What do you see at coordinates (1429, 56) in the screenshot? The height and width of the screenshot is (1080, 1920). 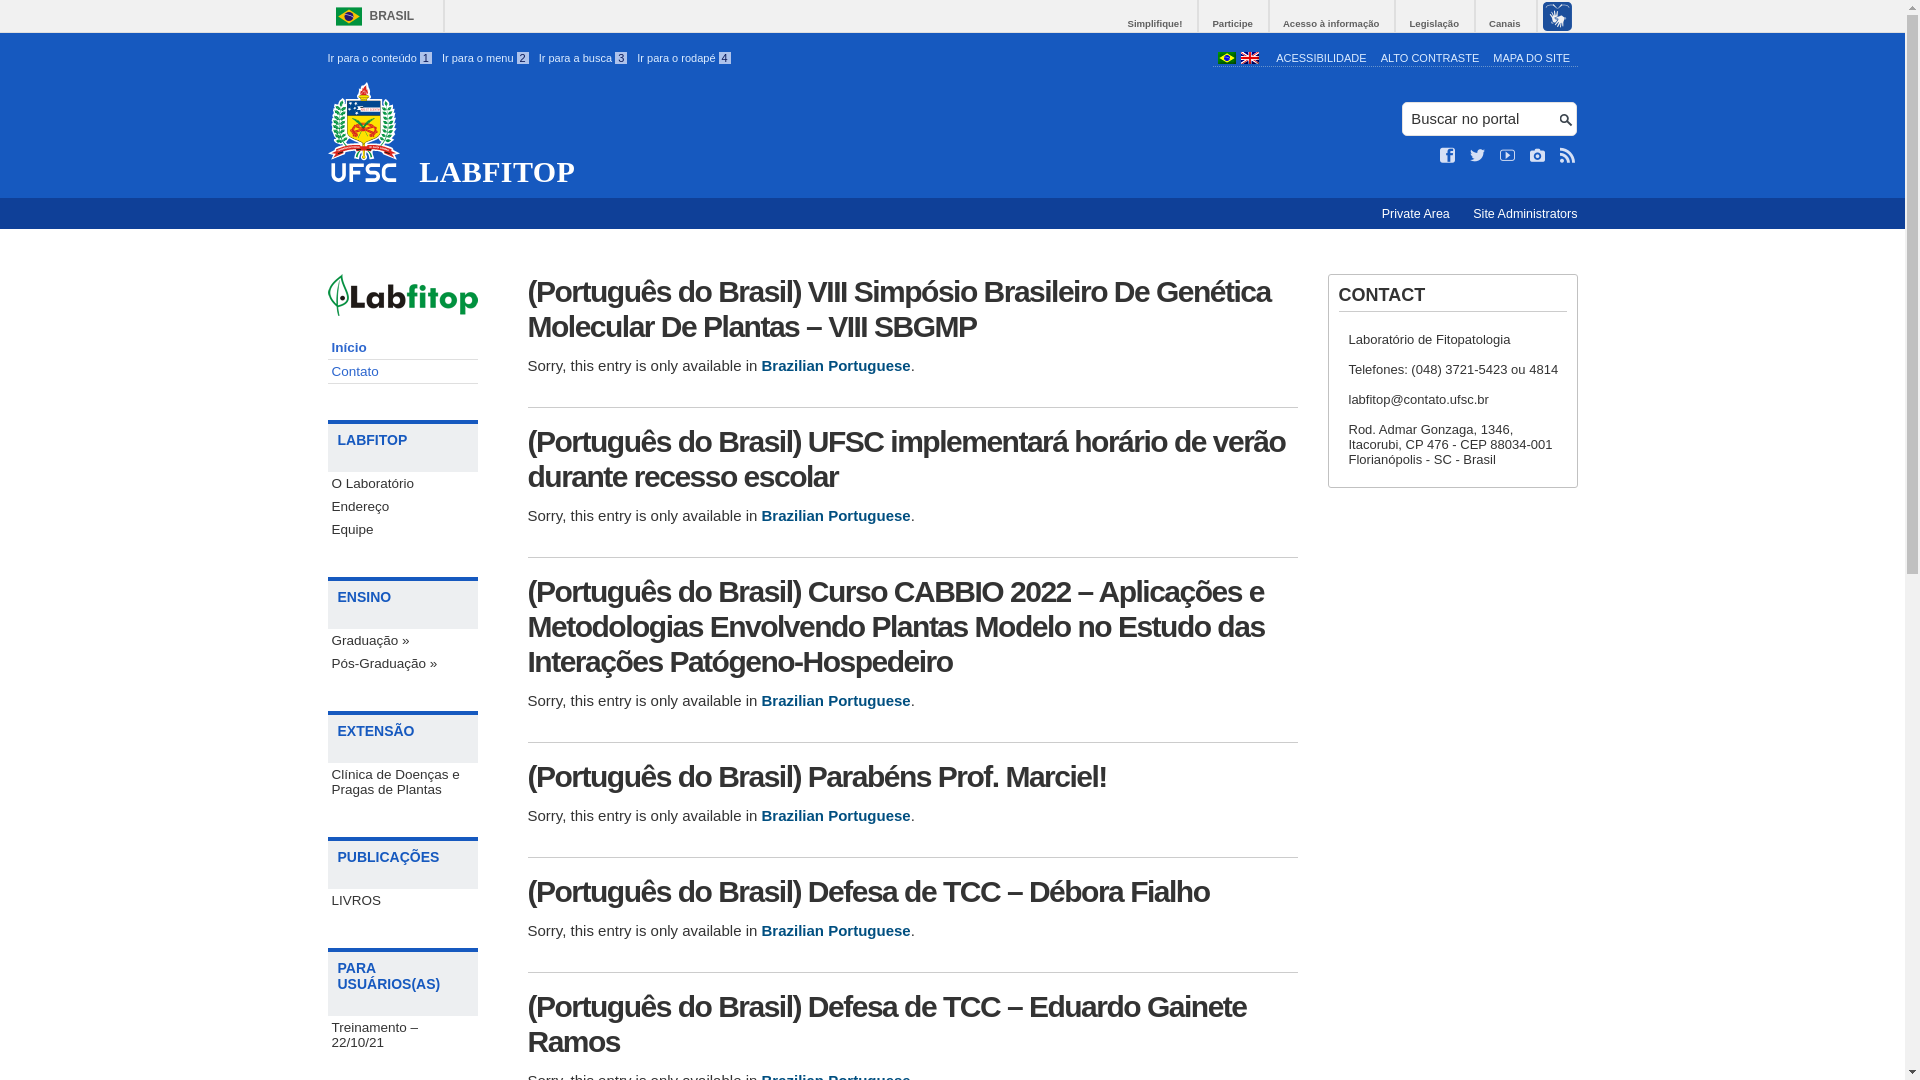 I see `'ALTO CONTRASTE'` at bounding box center [1429, 56].